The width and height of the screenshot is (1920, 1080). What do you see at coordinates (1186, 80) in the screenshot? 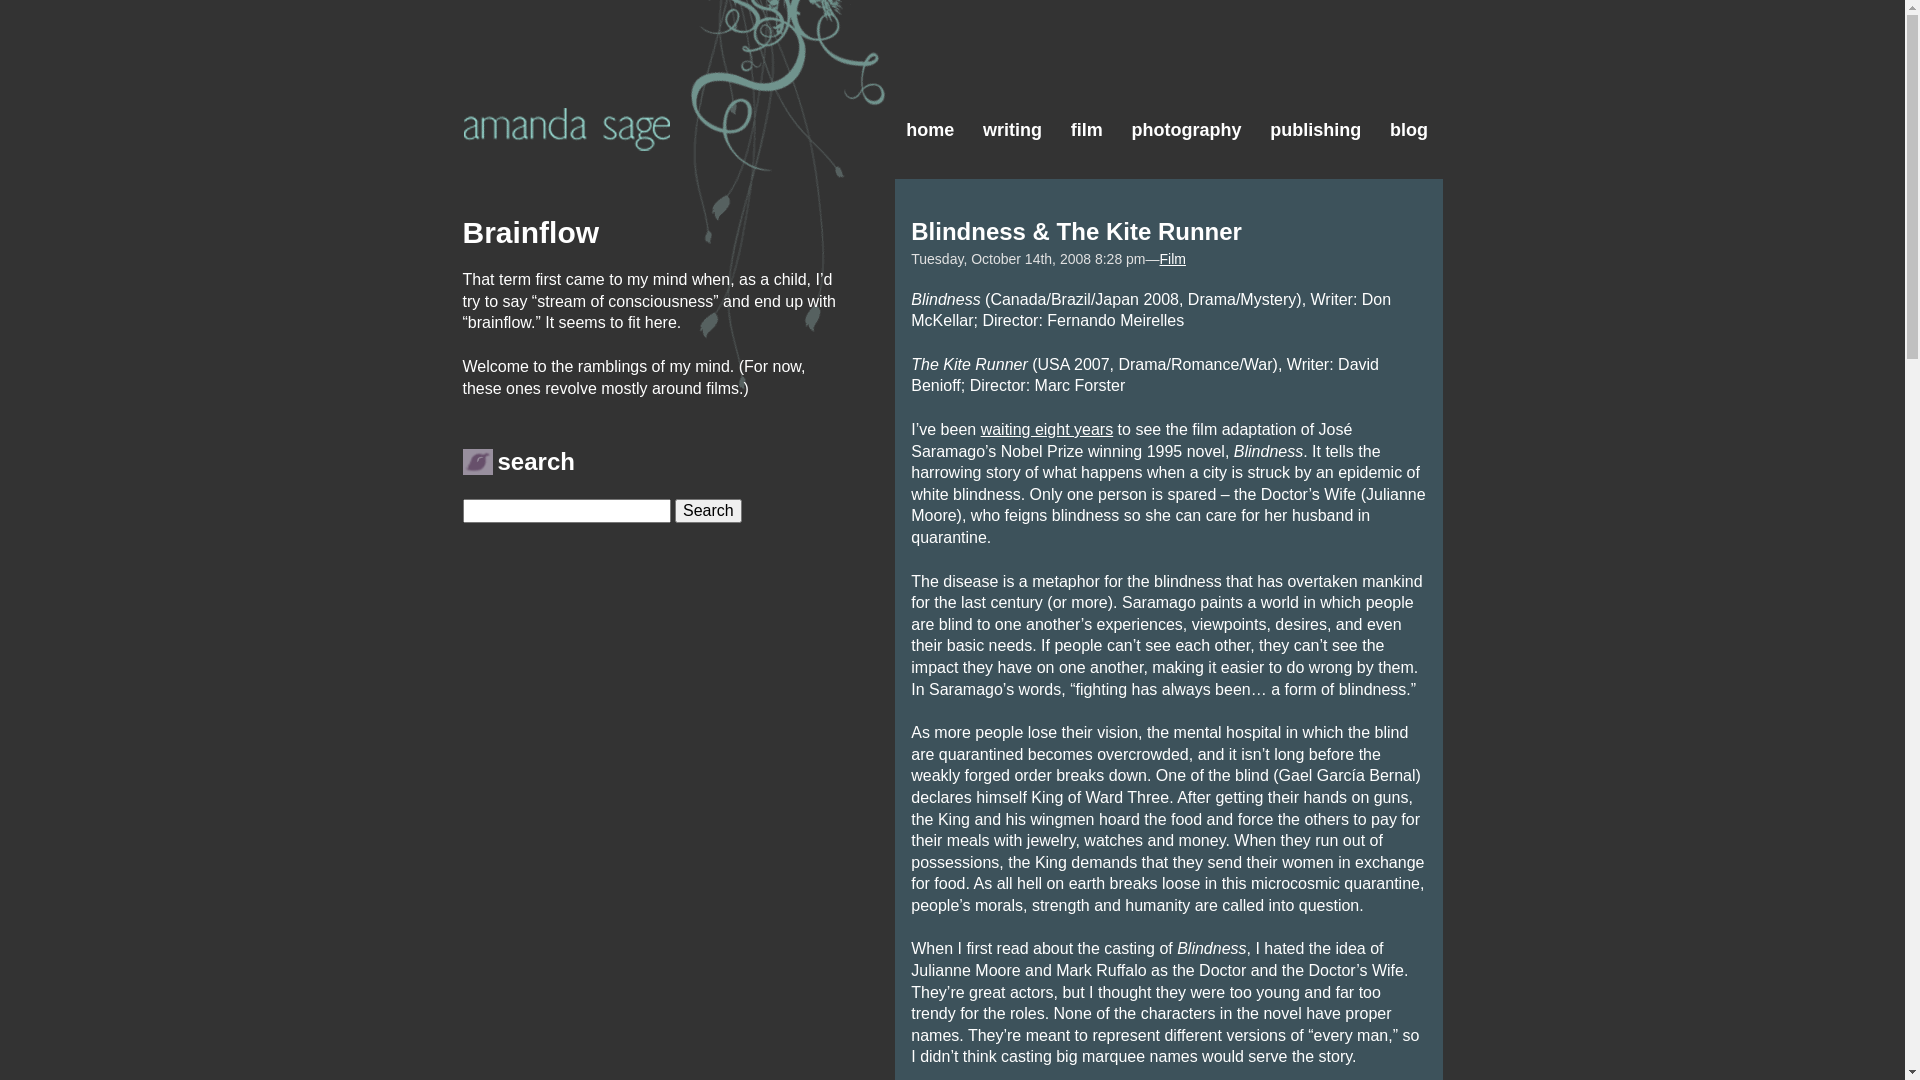
I see `'photography'` at bounding box center [1186, 80].